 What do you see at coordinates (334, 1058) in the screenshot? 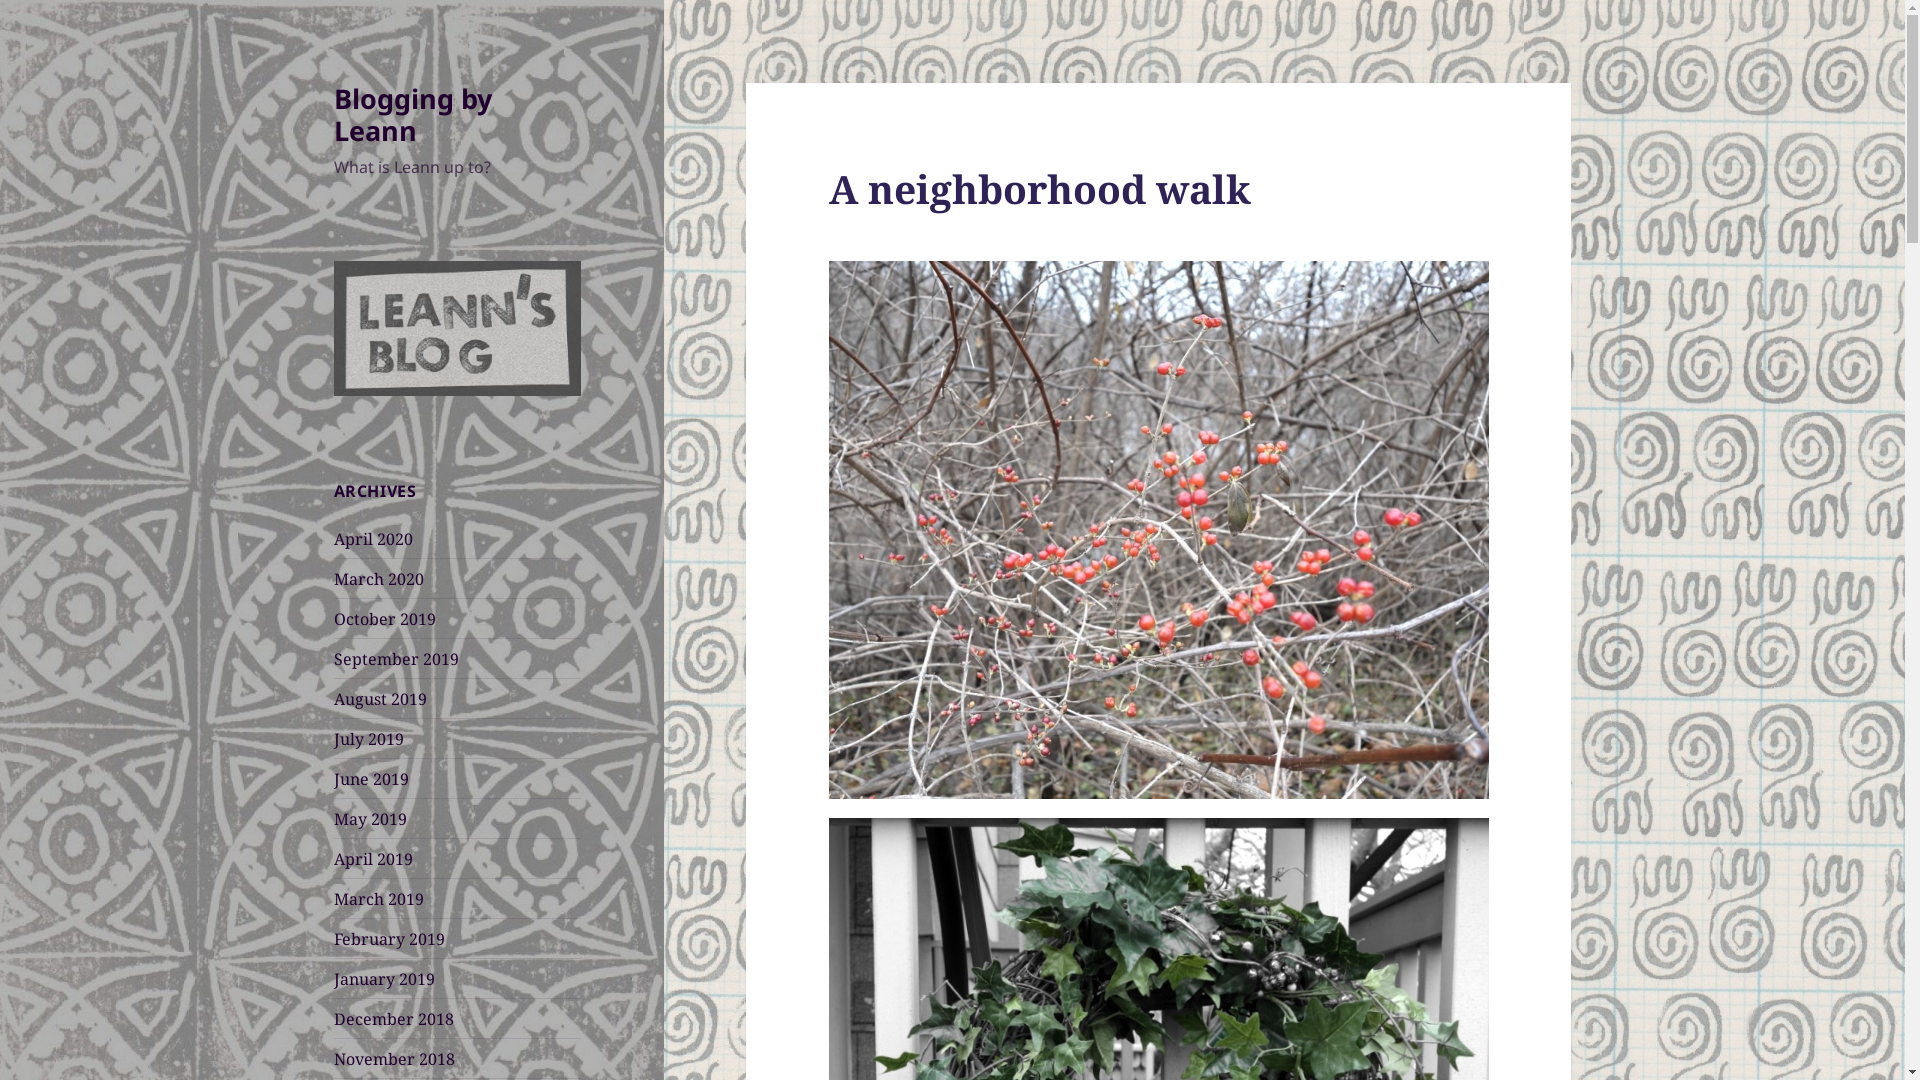
I see `'November 2018'` at bounding box center [334, 1058].